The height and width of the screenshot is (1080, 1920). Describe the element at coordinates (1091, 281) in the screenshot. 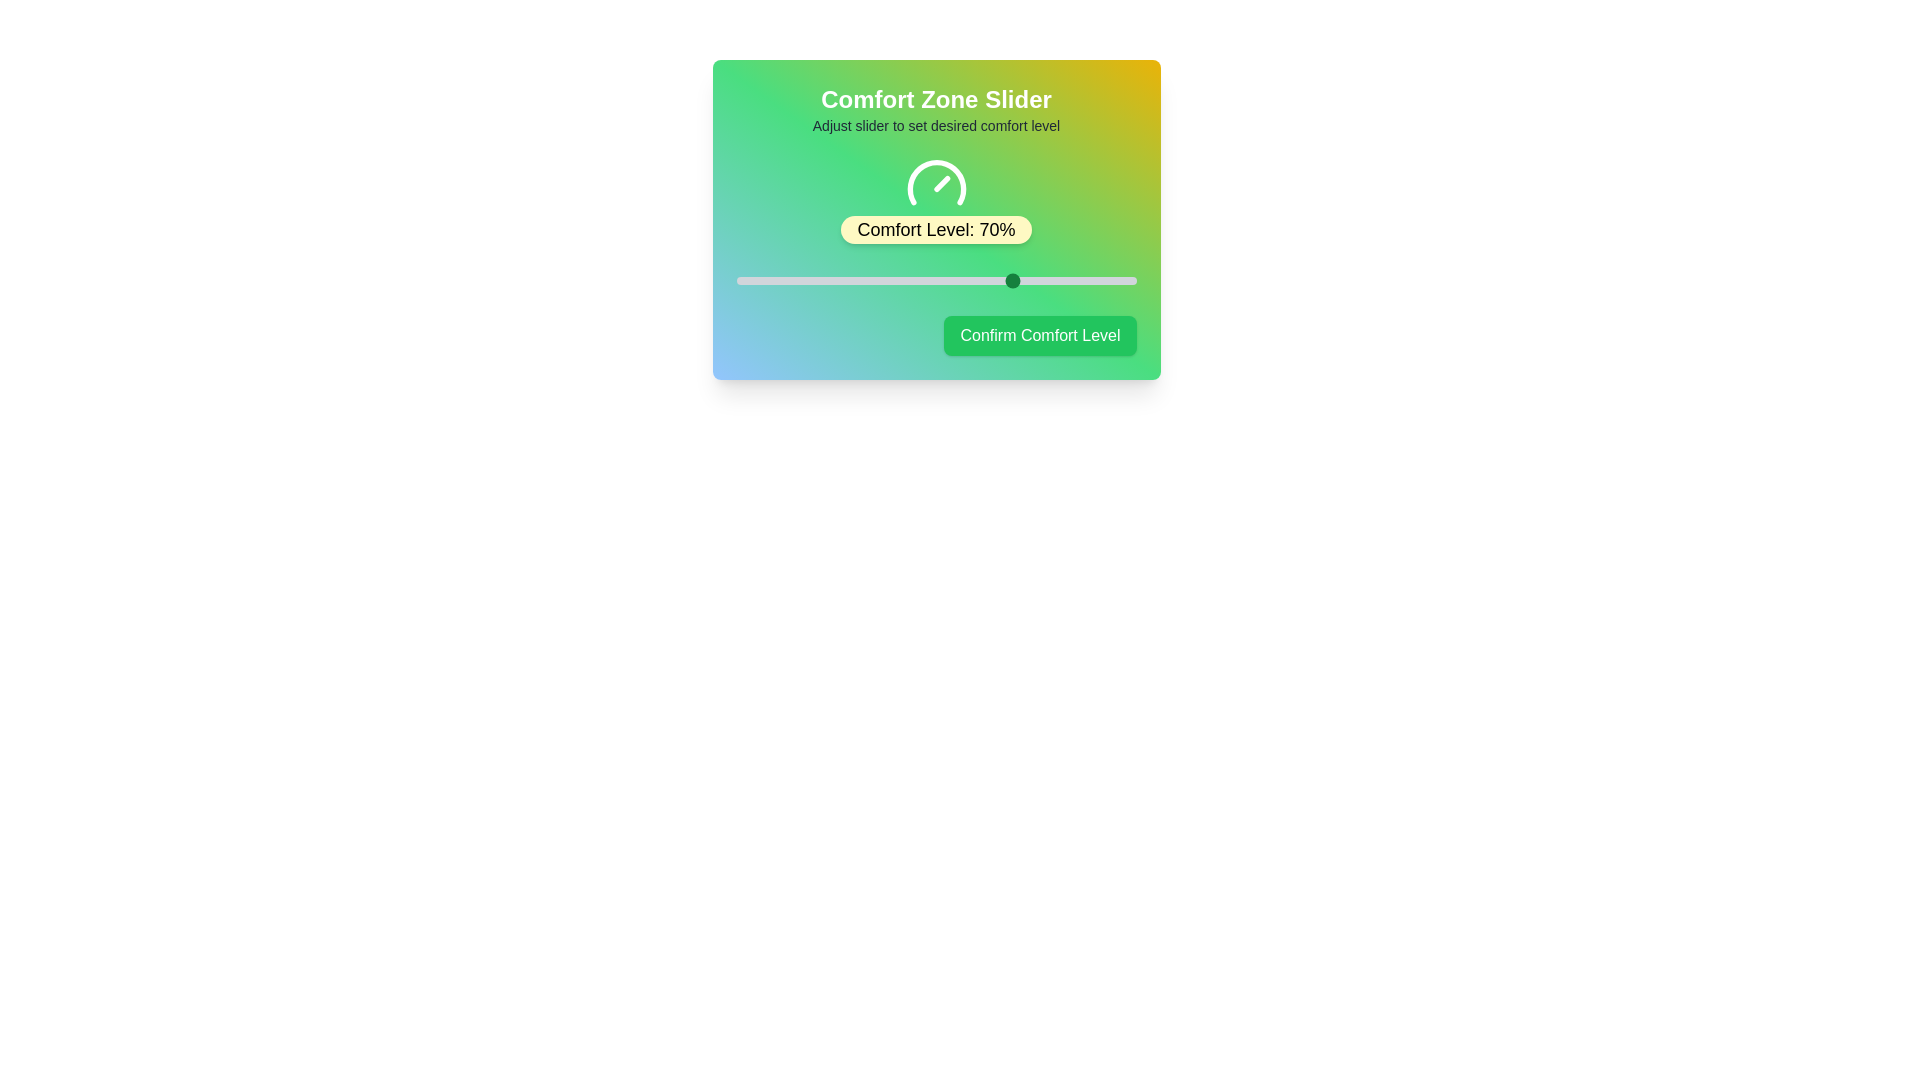

I see `the slider to set the comfort level to 89` at that location.